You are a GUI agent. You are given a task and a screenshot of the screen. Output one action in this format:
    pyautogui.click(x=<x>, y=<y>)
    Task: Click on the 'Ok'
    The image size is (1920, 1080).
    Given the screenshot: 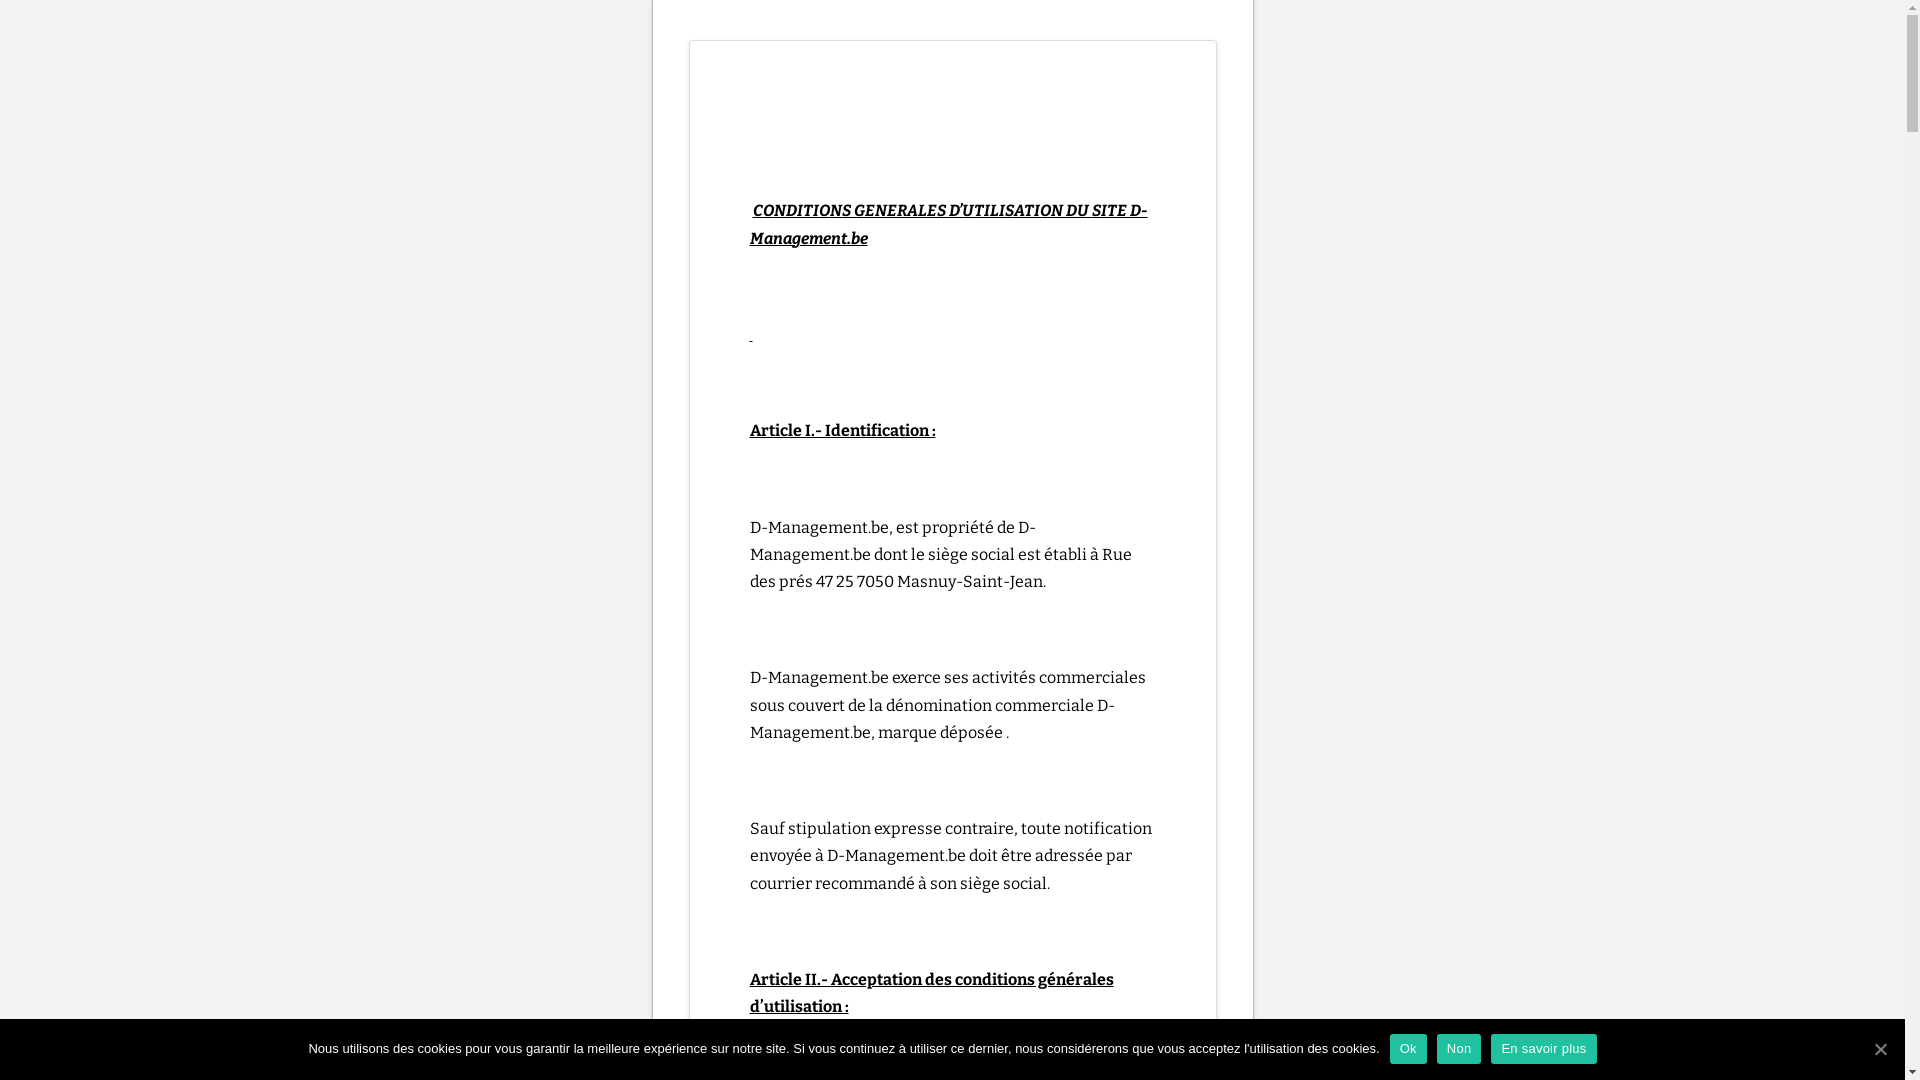 What is the action you would take?
    pyautogui.click(x=1407, y=1048)
    